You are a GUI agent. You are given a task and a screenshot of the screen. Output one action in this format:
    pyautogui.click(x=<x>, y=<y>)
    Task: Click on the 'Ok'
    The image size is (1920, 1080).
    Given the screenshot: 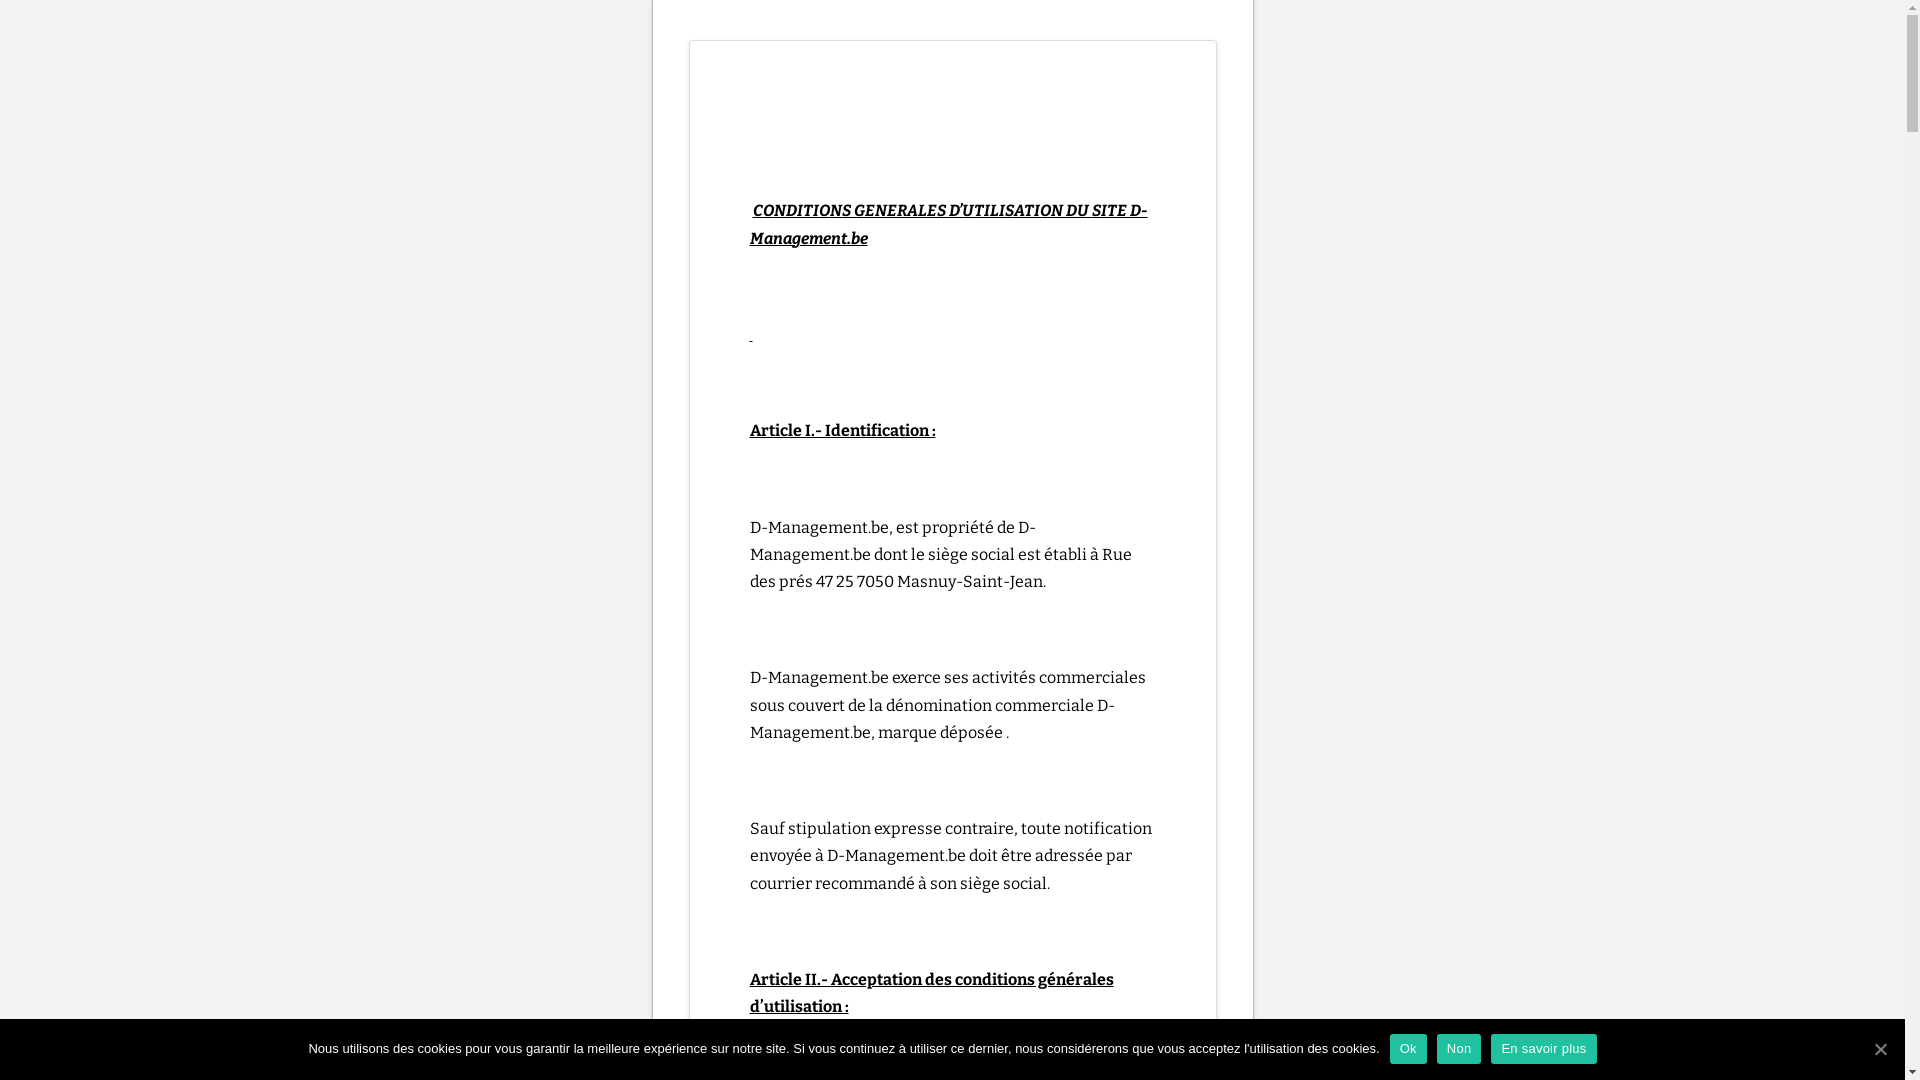 What is the action you would take?
    pyautogui.click(x=1407, y=1048)
    